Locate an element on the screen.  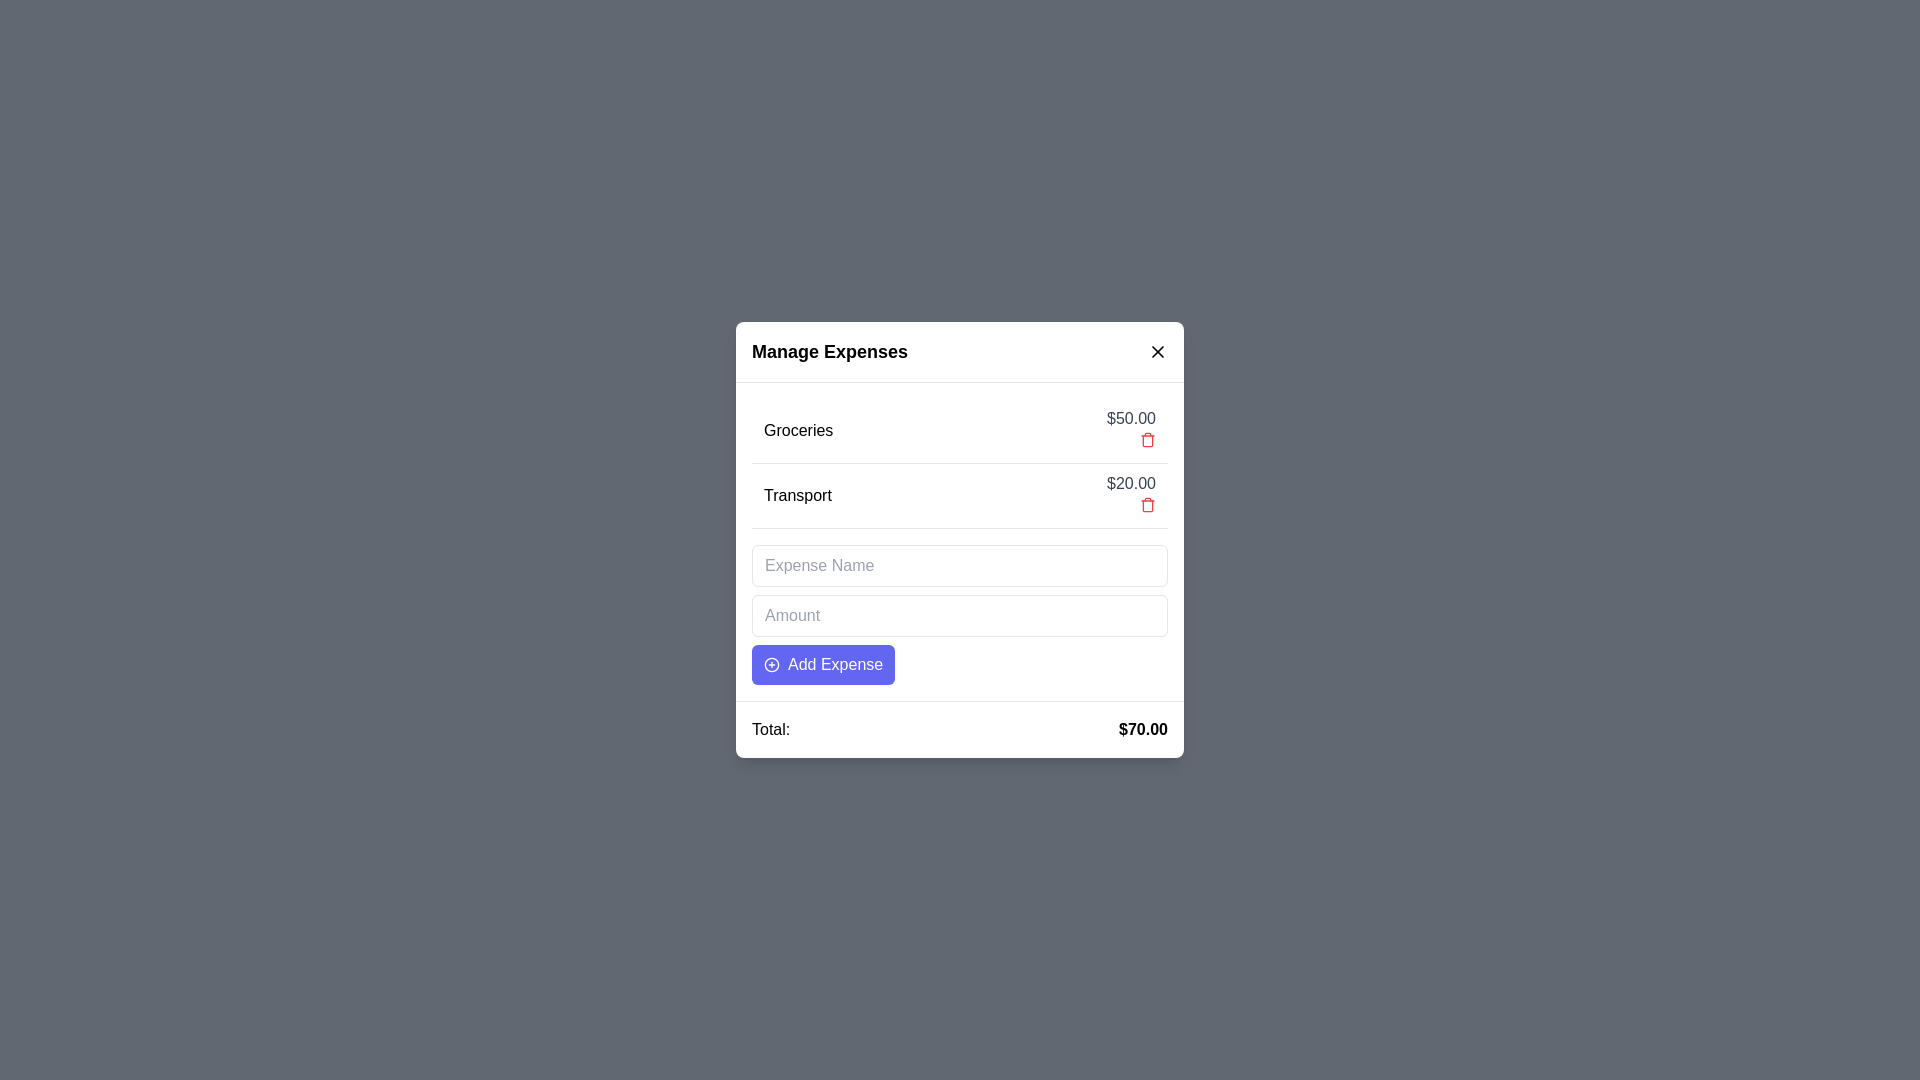
the text label displaying the amount '$20.00', which is right-aligned and located in the second row of the main section, associated with the label 'Transport' on its left is located at coordinates (1131, 495).